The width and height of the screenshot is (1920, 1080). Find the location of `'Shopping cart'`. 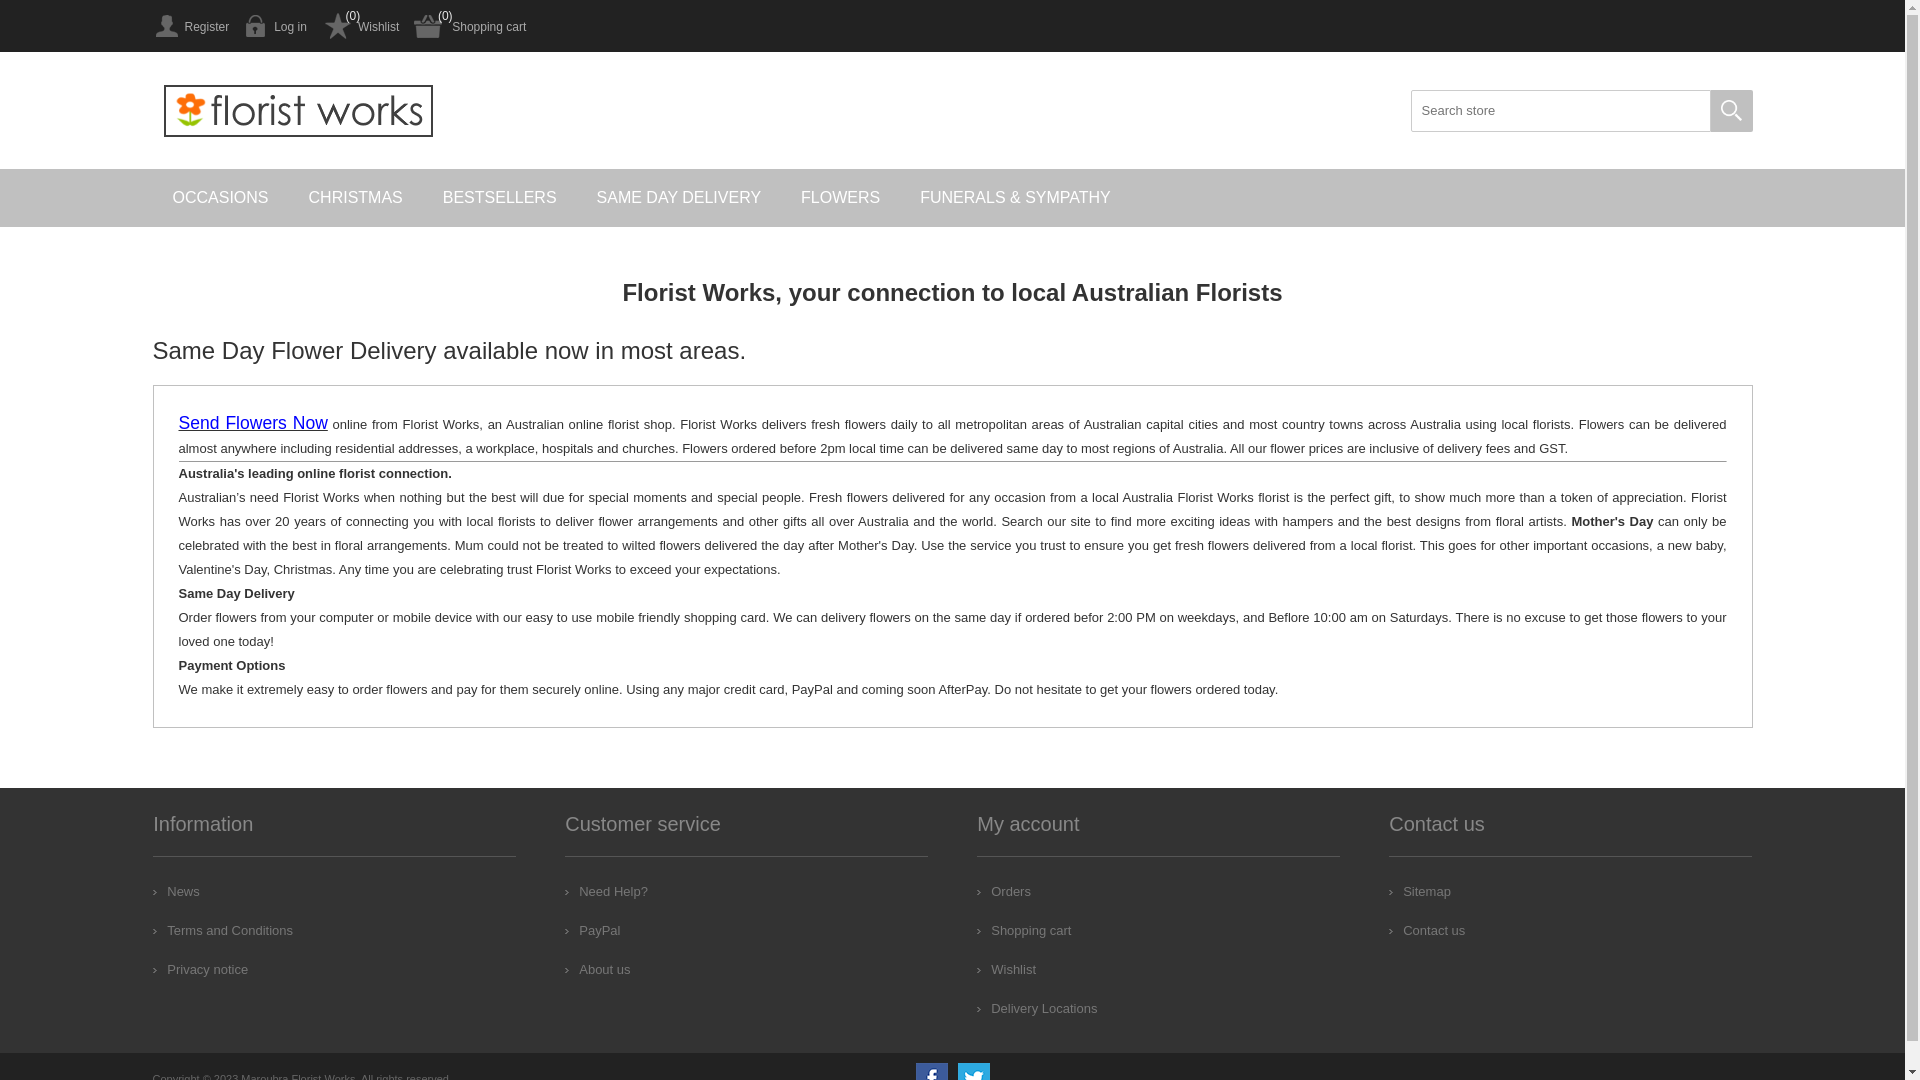

'Shopping cart' is located at coordinates (469, 26).